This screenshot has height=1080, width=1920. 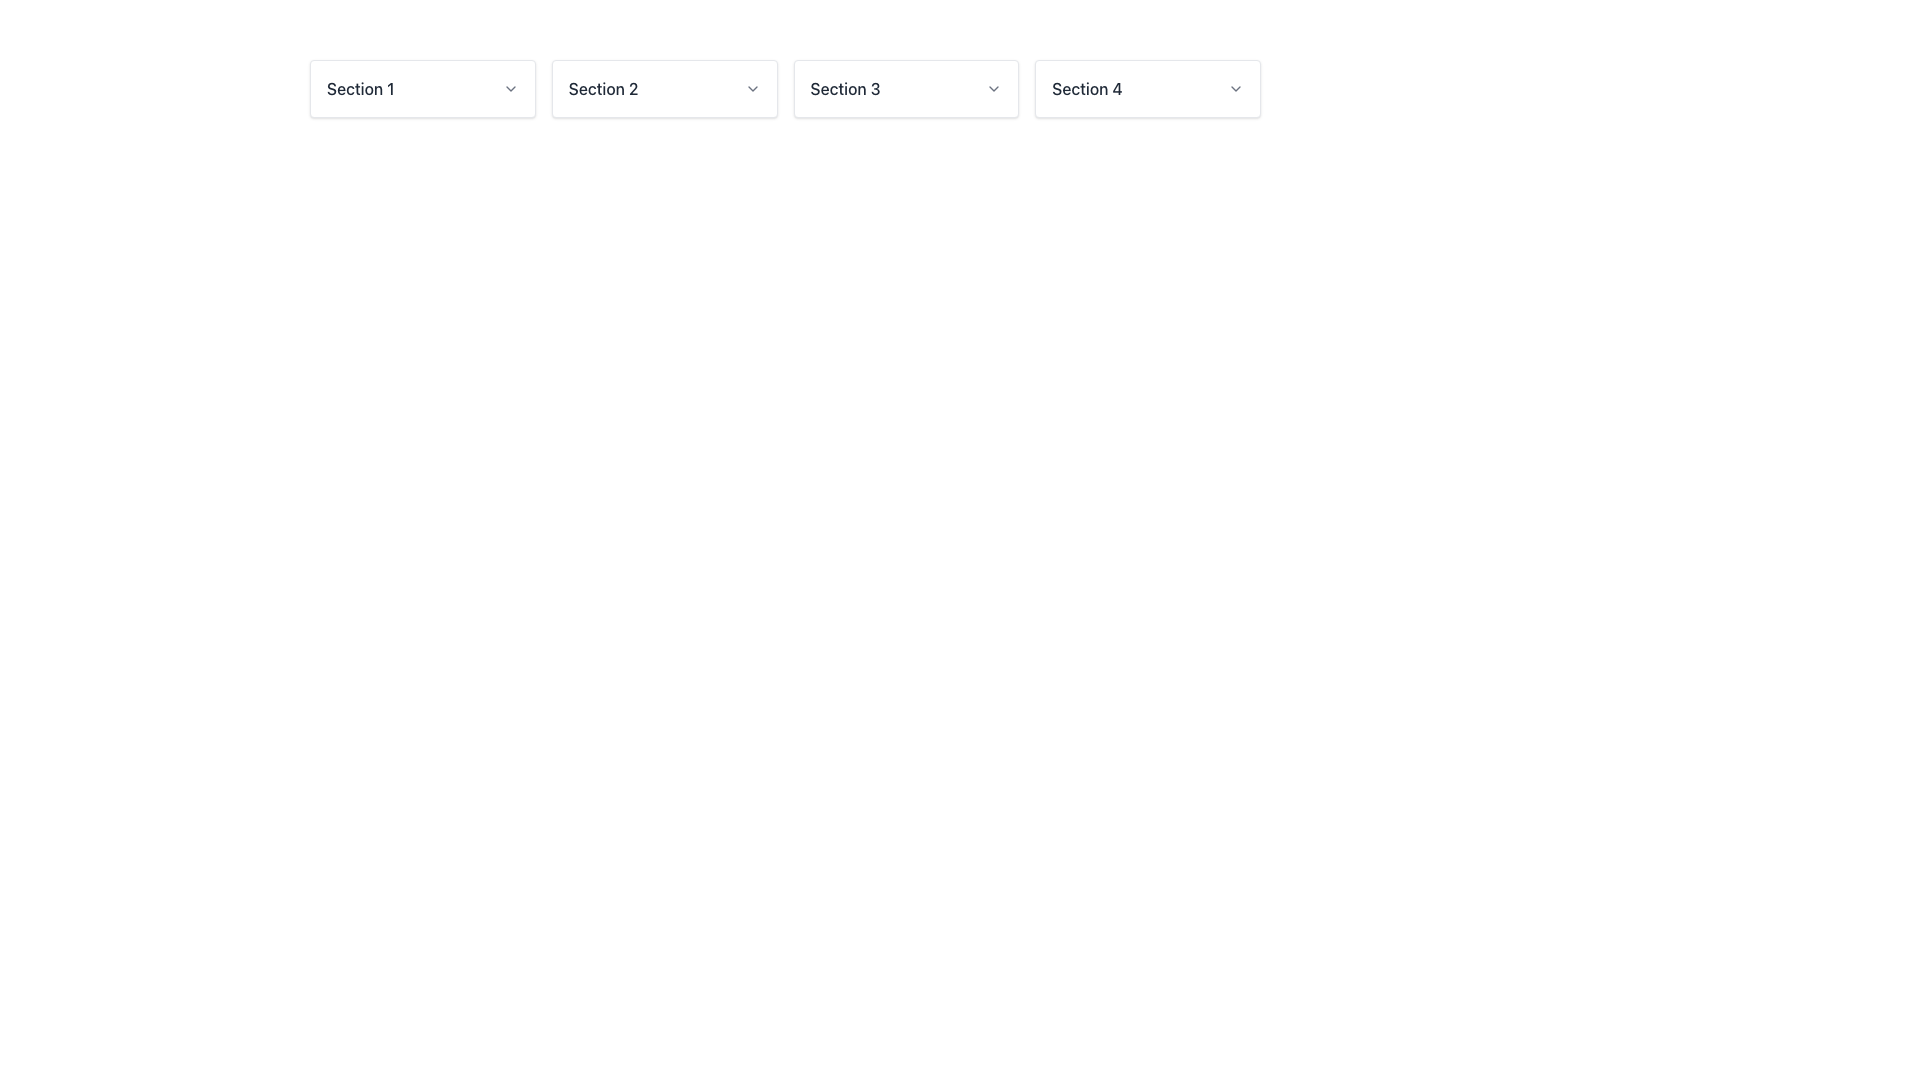 I want to click on the Dropdown menu trigger labeled 'Section 3', so click(x=905, y=87).